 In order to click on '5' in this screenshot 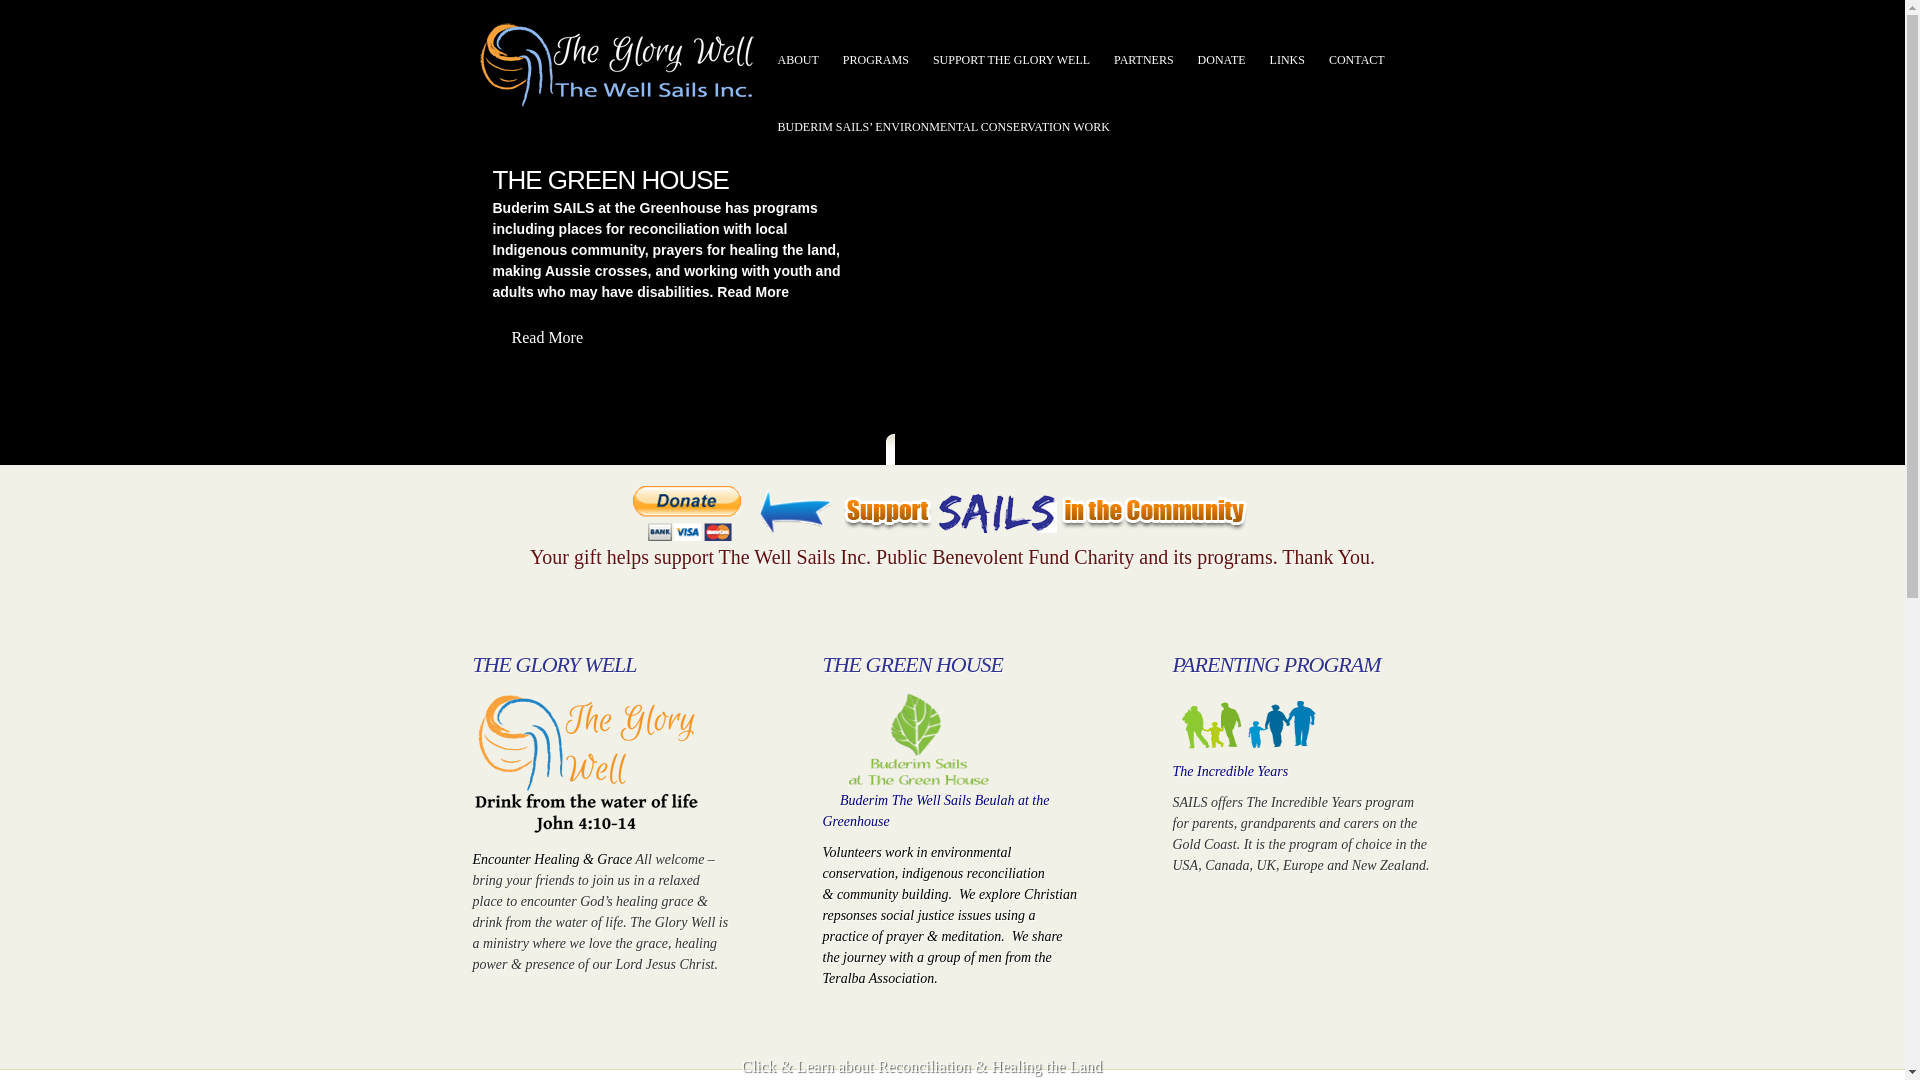, I will do `click(983, 452)`.